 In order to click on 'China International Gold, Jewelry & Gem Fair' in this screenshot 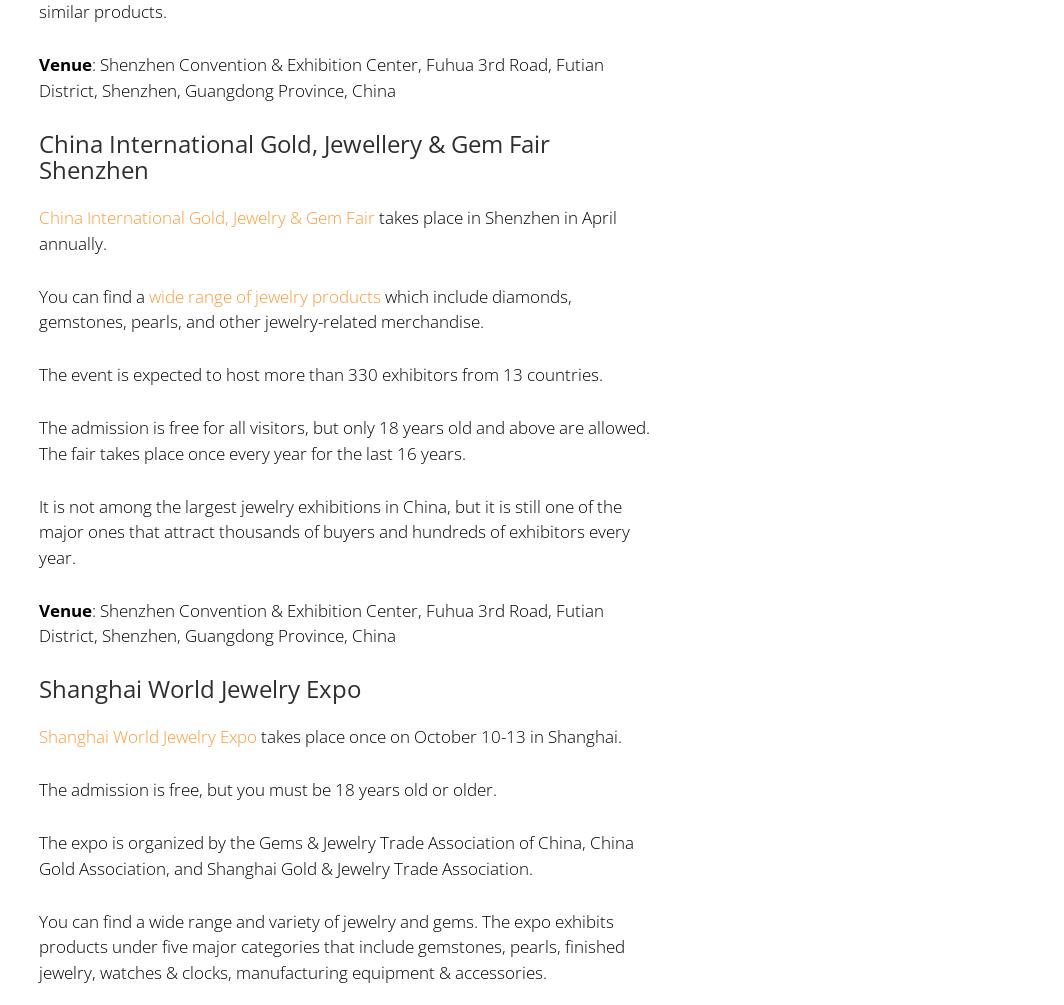, I will do `click(37, 216)`.